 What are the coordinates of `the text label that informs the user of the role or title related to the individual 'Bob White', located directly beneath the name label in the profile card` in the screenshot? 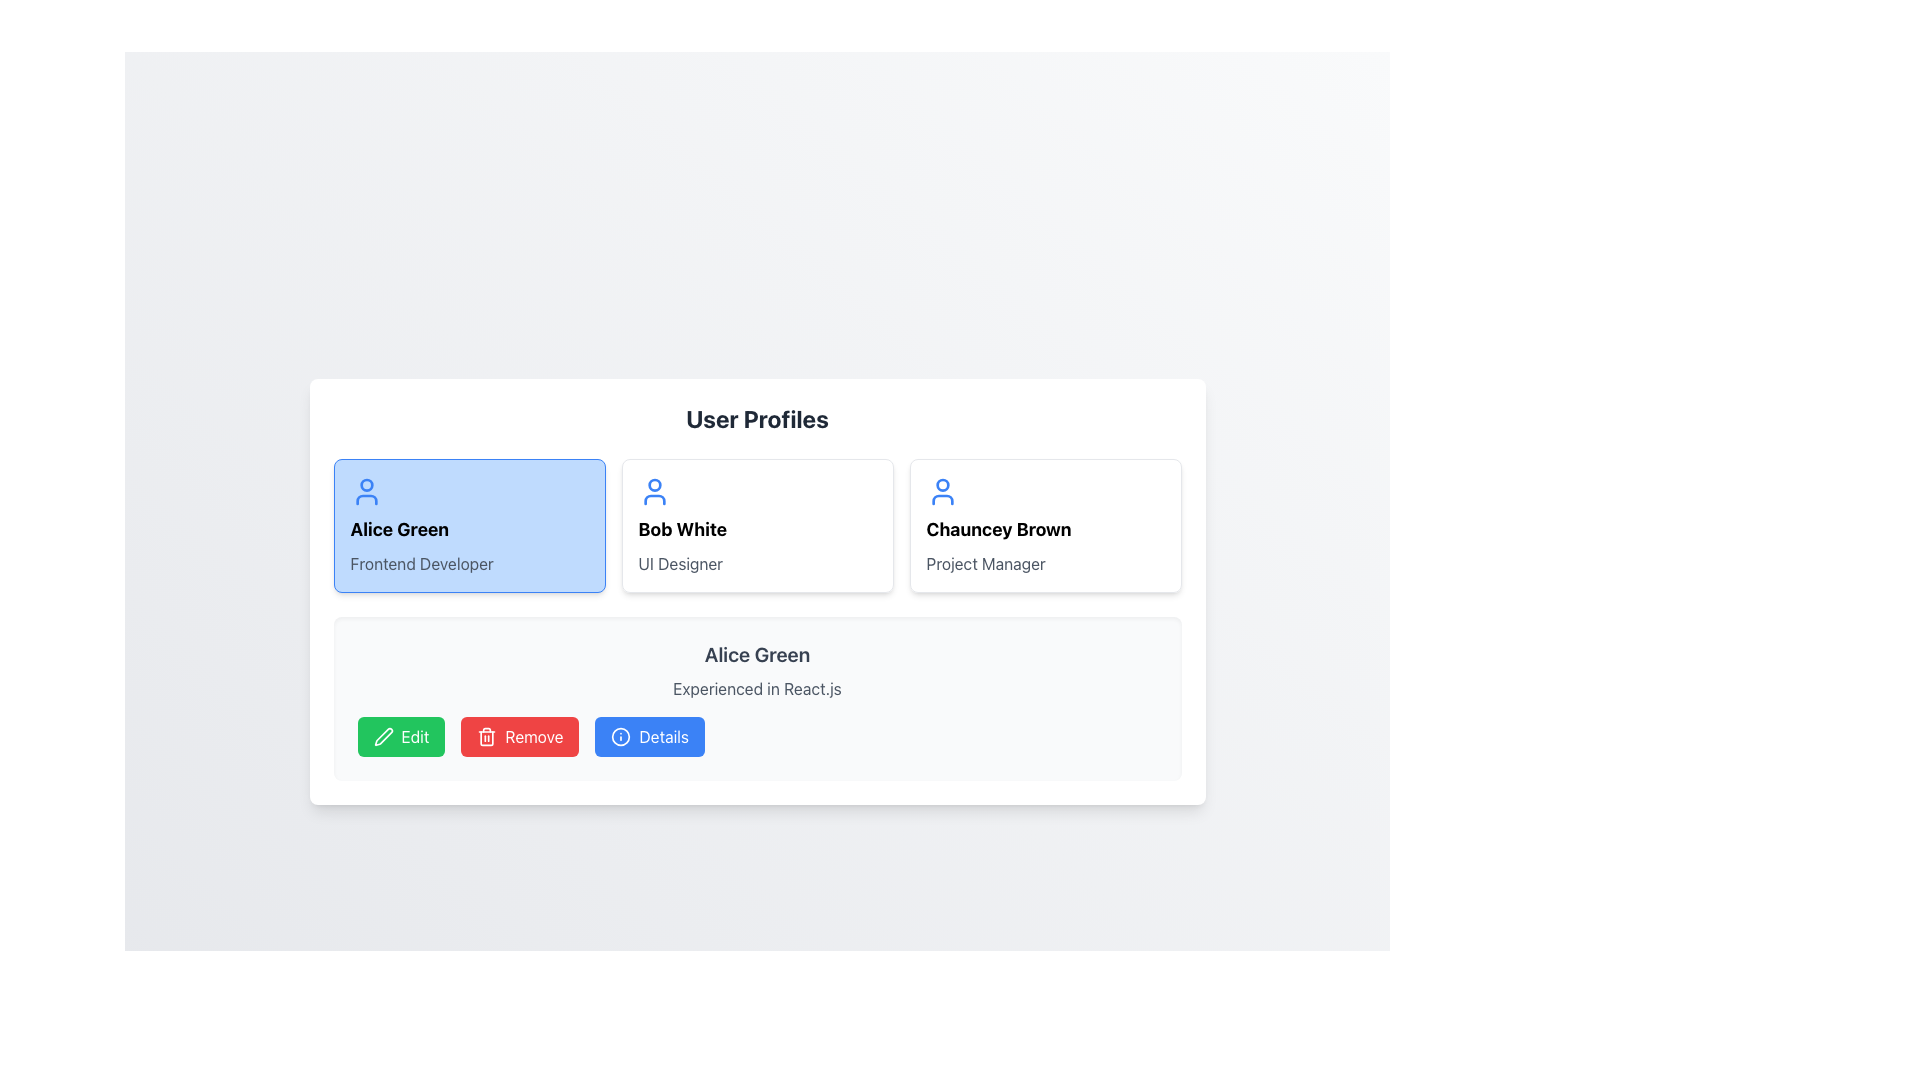 It's located at (680, 563).